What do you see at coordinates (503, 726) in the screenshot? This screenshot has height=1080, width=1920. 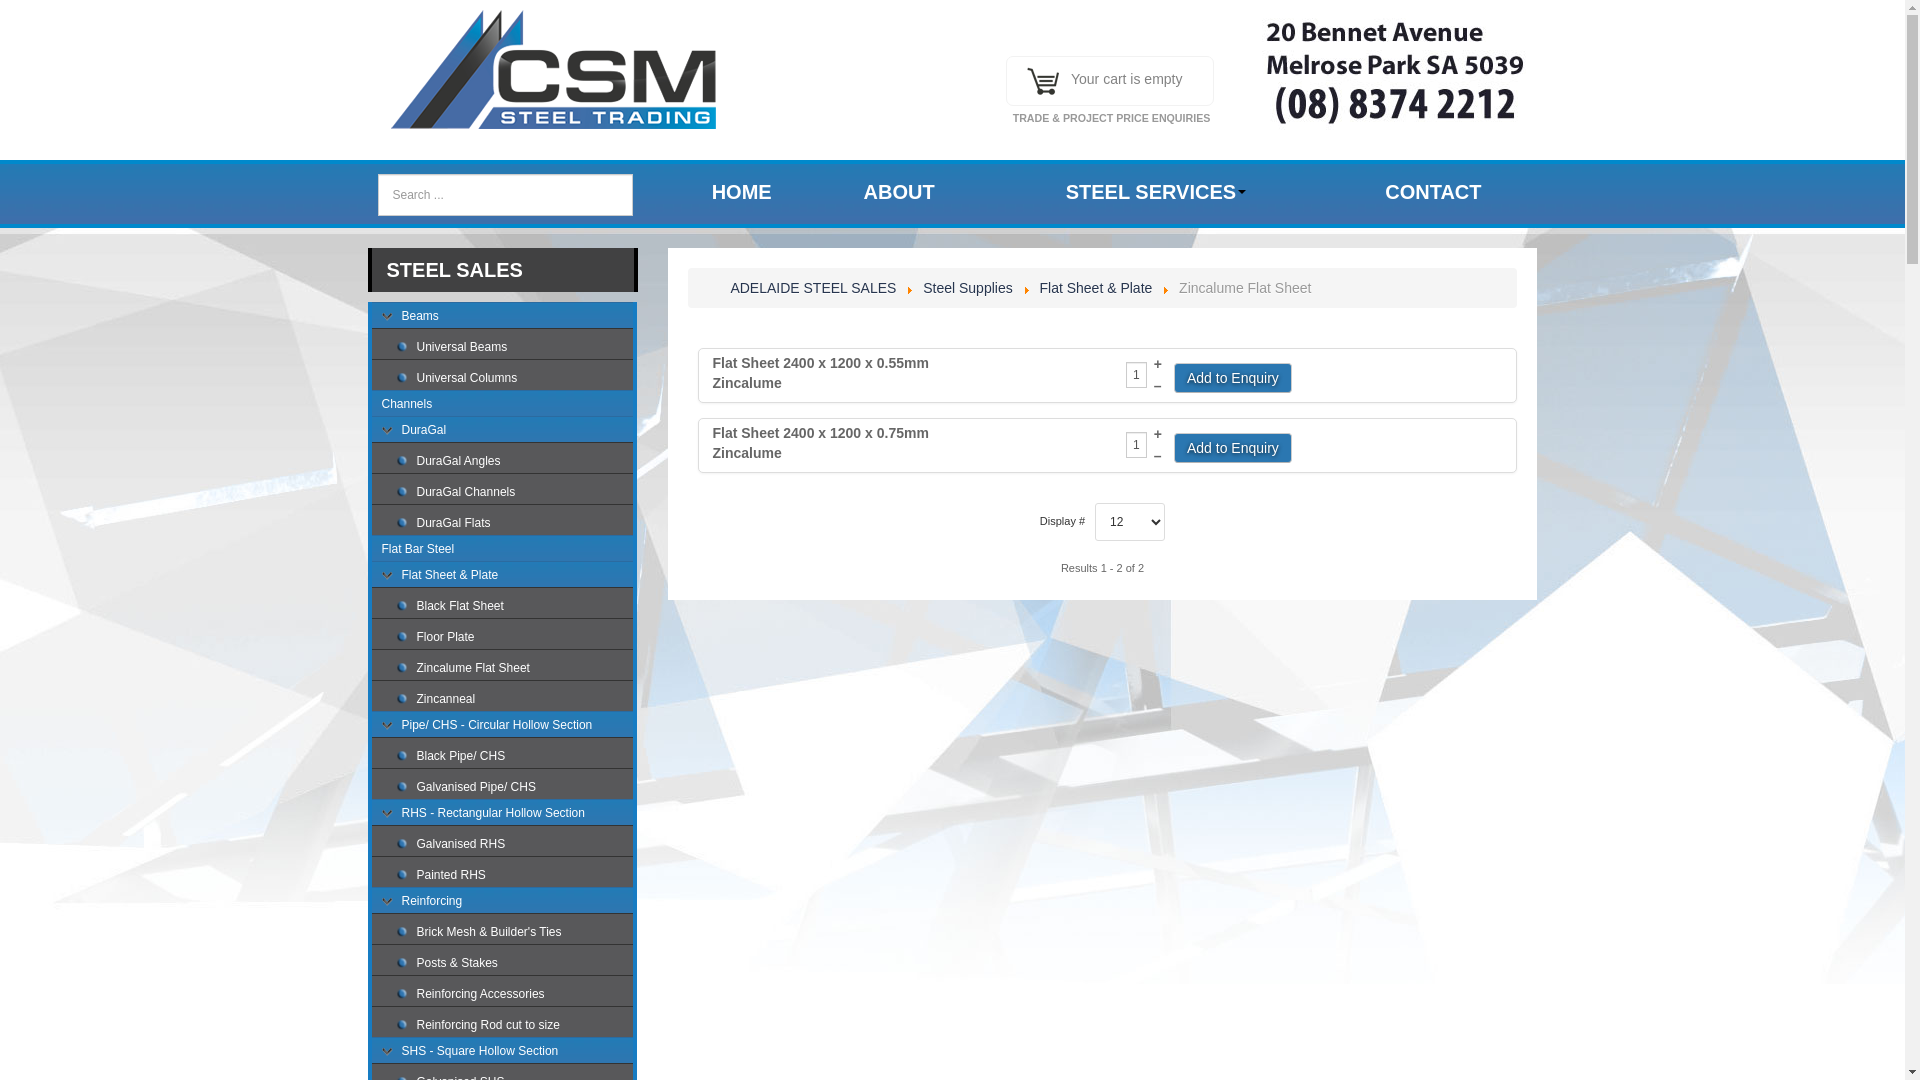 I see `'Pipe/ CHS - Circular Hollow Section'` at bounding box center [503, 726].